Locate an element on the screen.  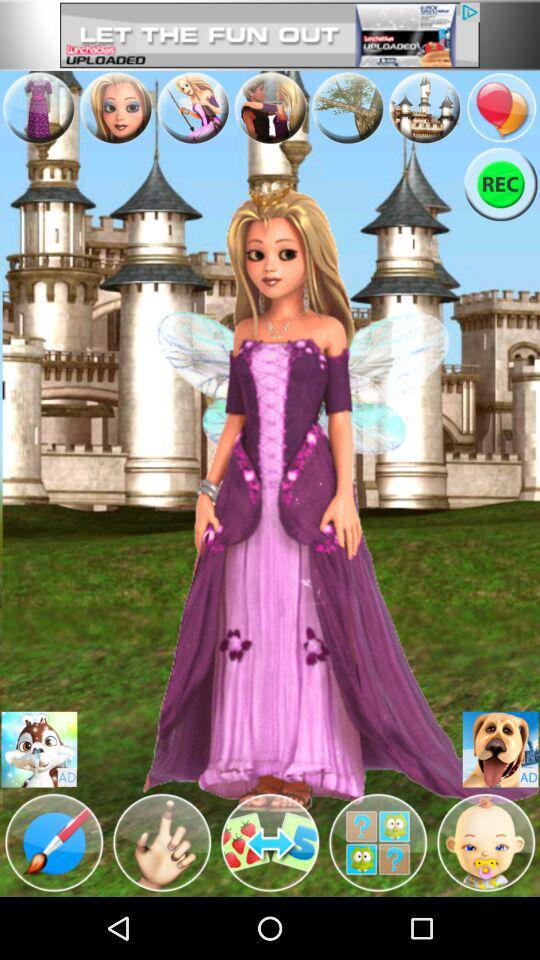
the avatar icon is located at coordinates (193, 115).